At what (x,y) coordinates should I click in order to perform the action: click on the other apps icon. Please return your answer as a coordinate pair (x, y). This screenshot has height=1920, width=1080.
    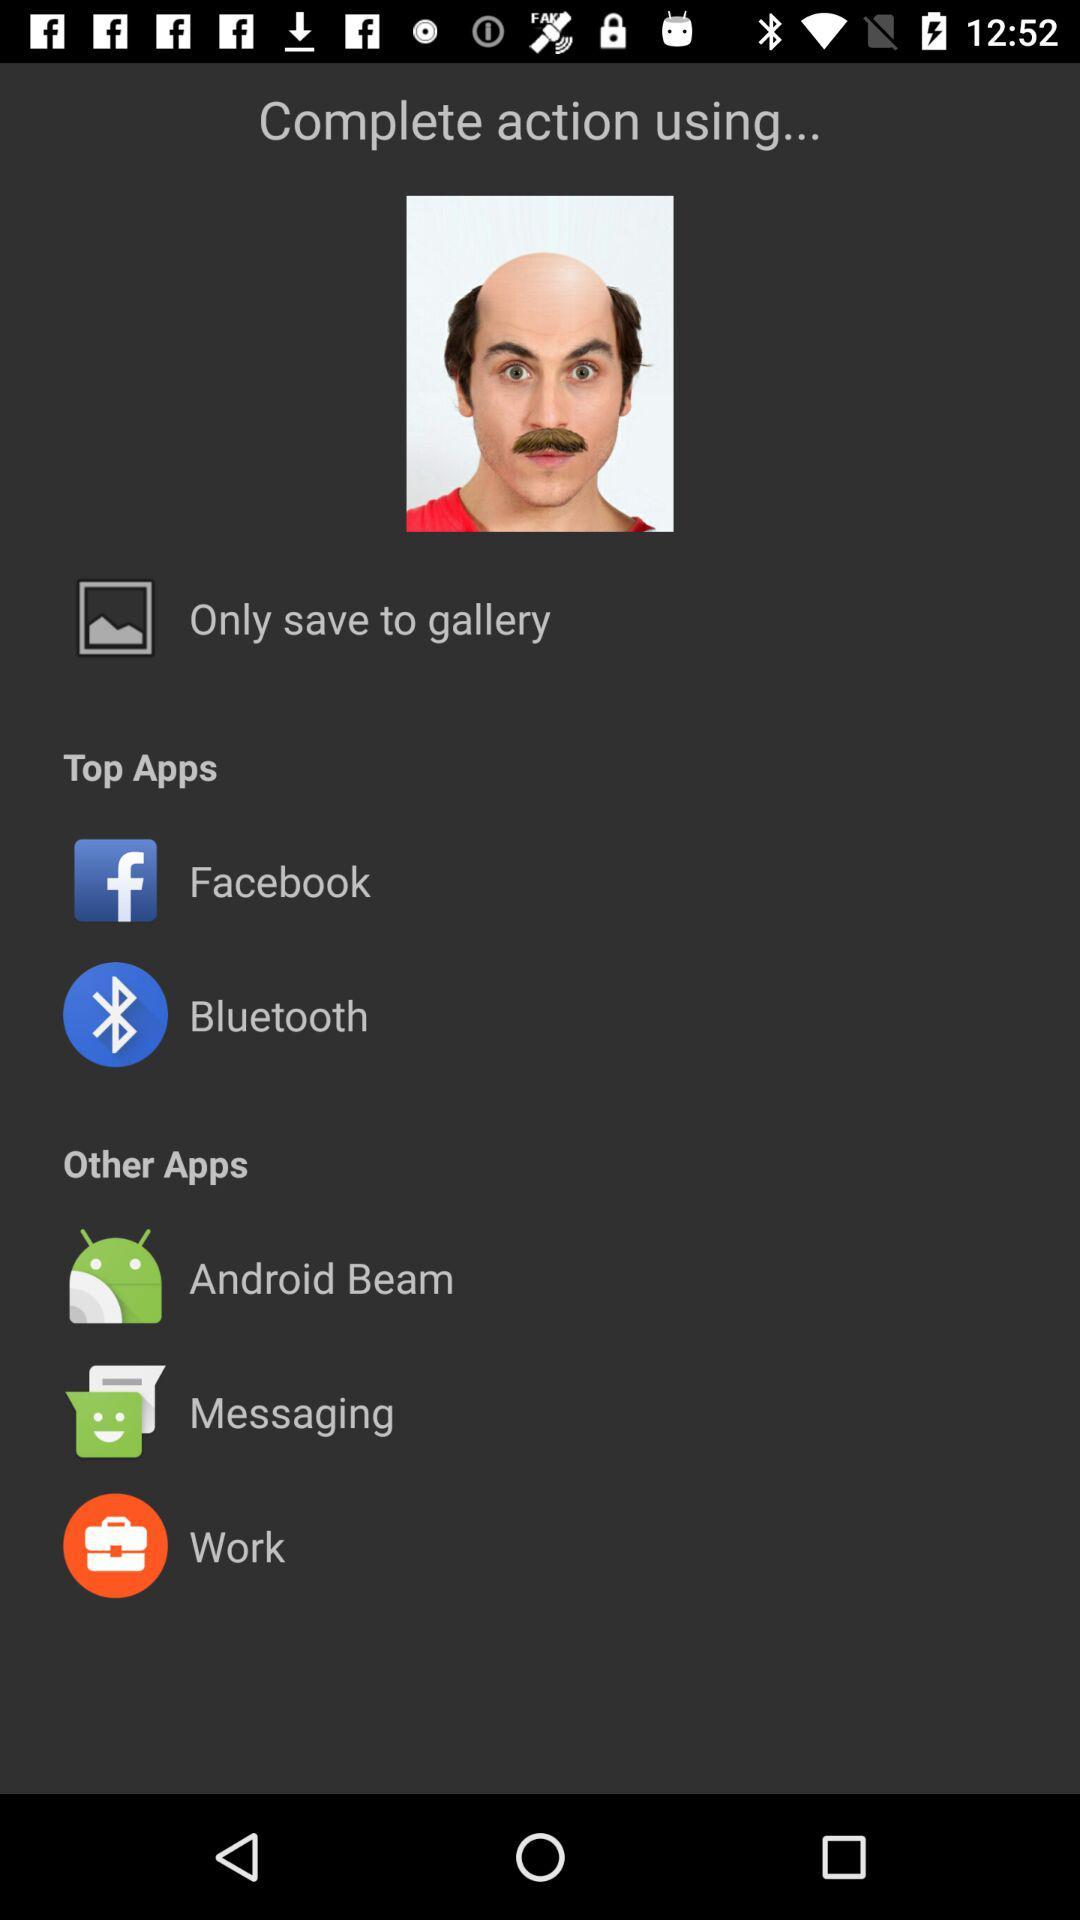
    Looking at the image, I should click on (154, 1163).